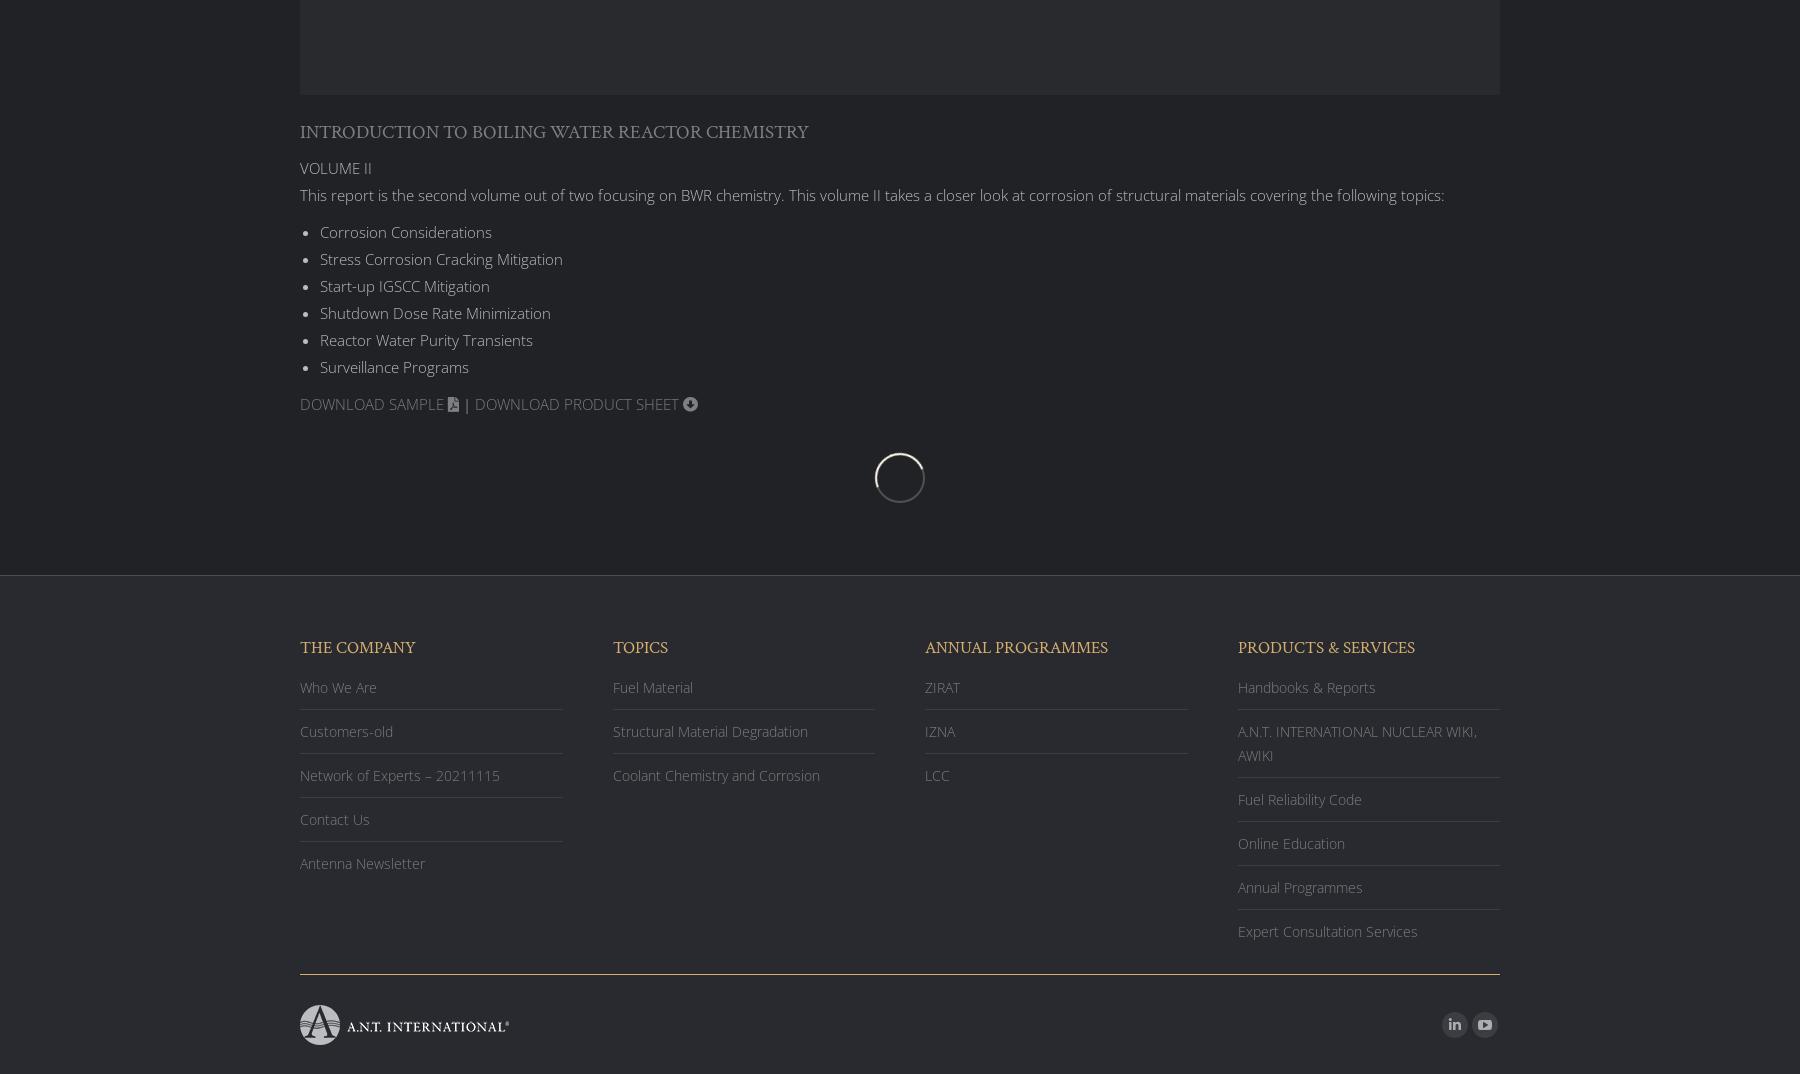 This screenshot has height=1074, width=1800. Describe the element at coordinates (941, 685) in the screenshot. I see `'ZIRAT'` at that location.